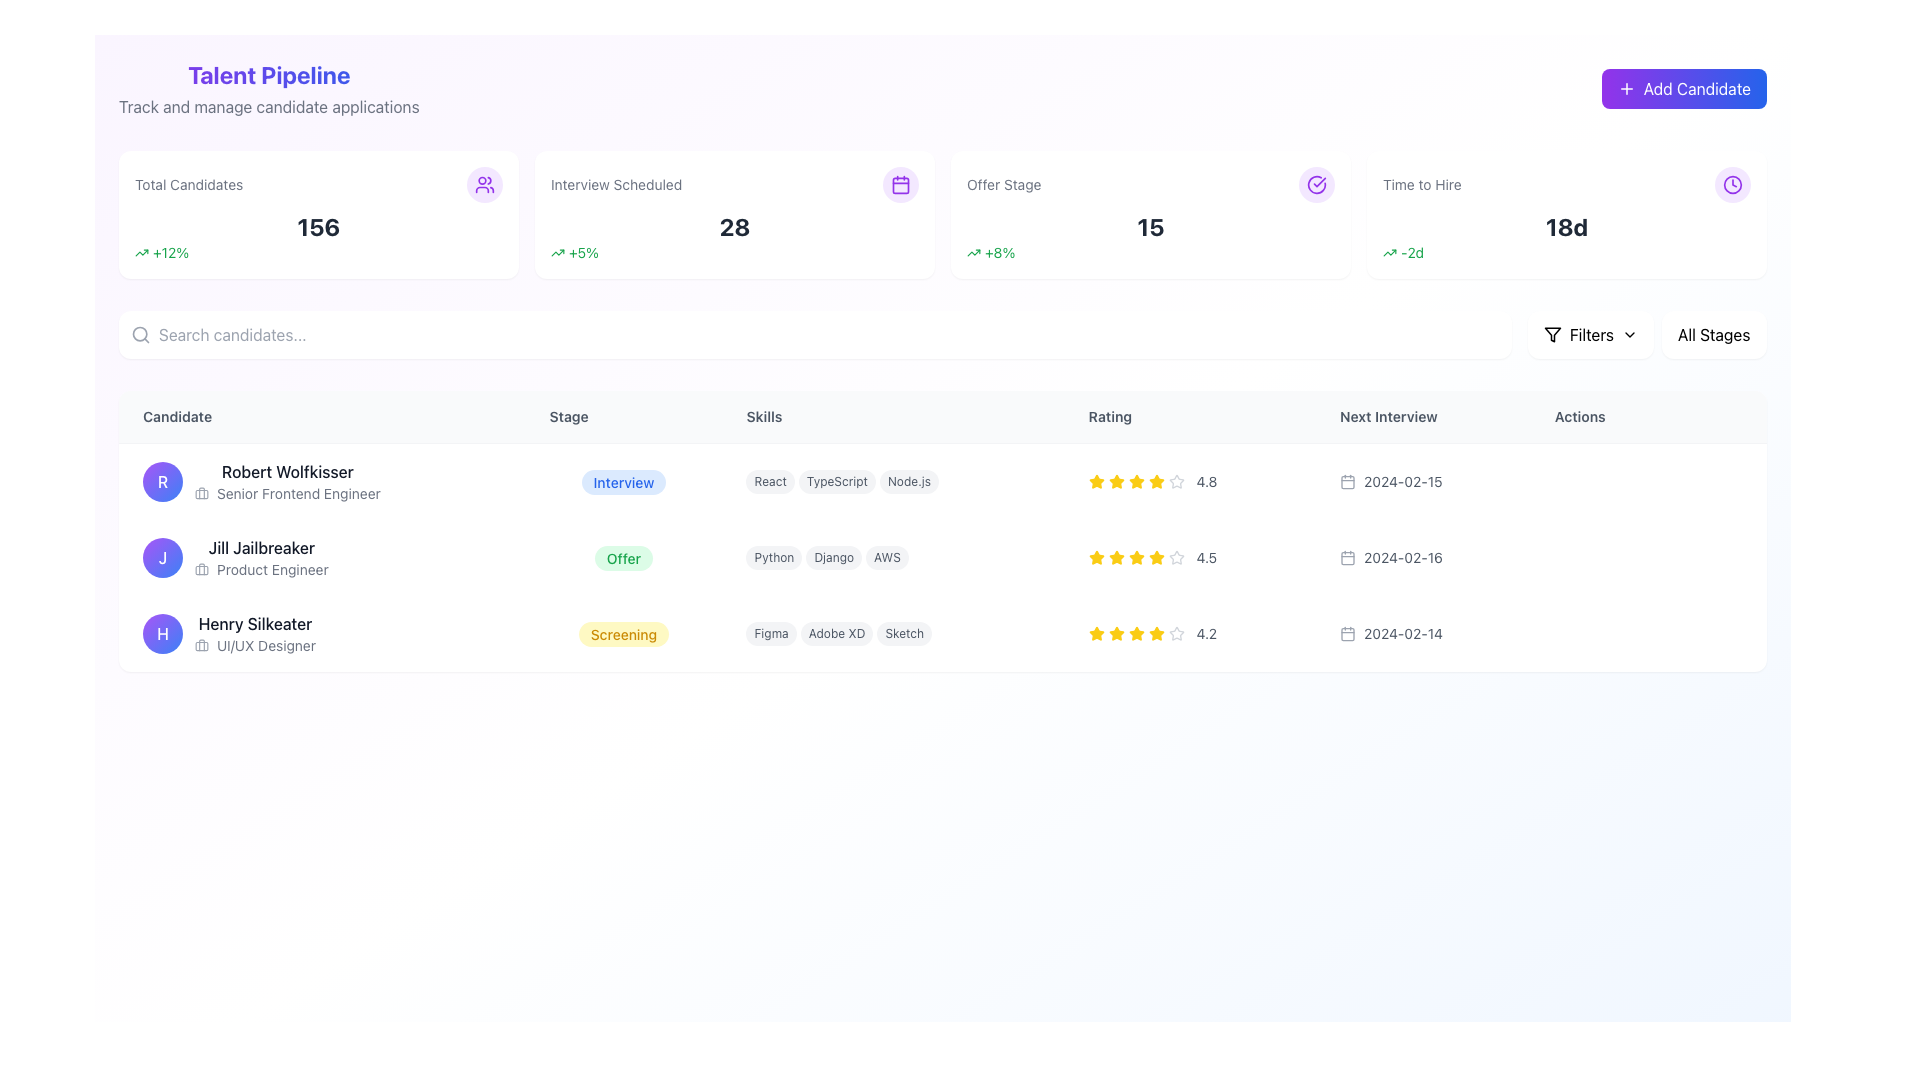 Image resolution: width=1920 pixels, height=1080 pixels. Describe the element at coordinates (941, 633) in the screenshot. I see `information displayed in the table row for user 'Henry Silkeater', which includes their title 'UI/UX Designer', current stage 'Screening', skills, rating, and date` at that location.